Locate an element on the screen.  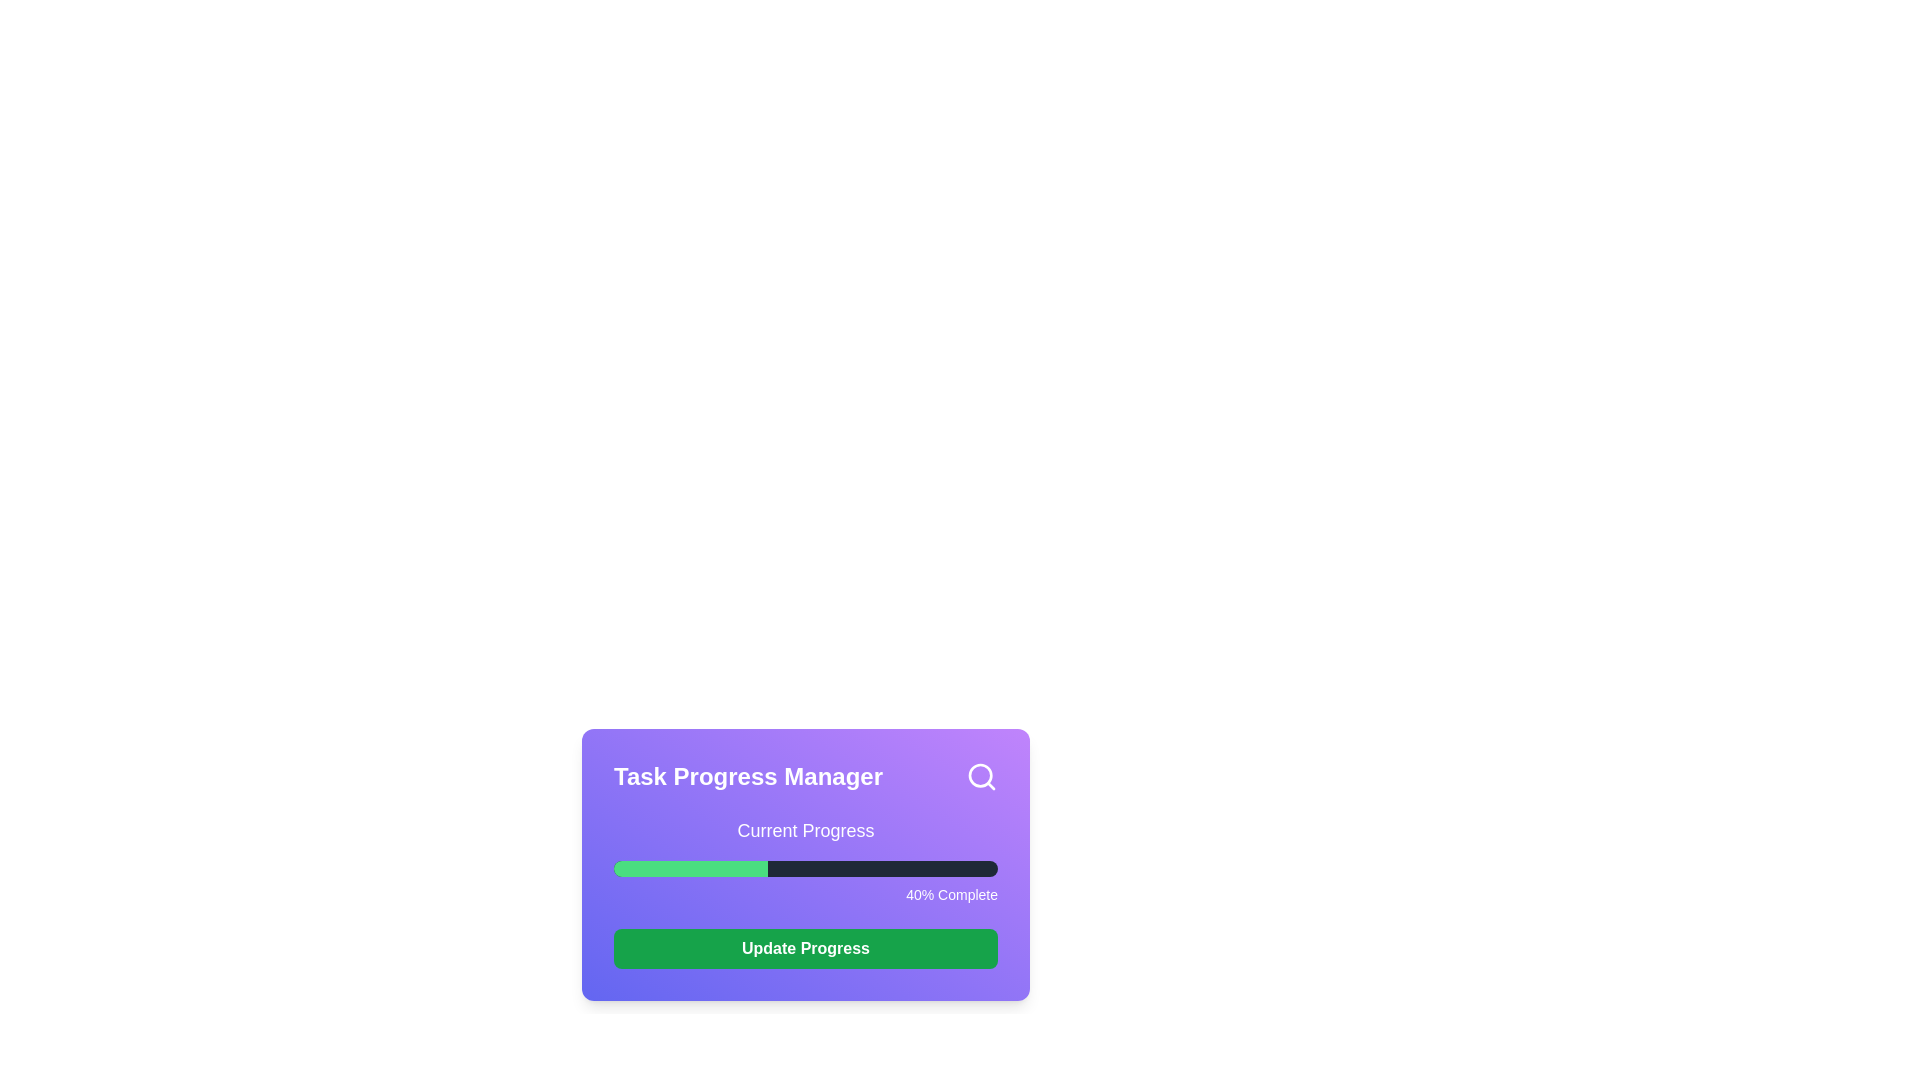
the progress information displayed on the progress bar, which is filled with green and shows '40% Complete' next to it is located at coordinates (806, 863).